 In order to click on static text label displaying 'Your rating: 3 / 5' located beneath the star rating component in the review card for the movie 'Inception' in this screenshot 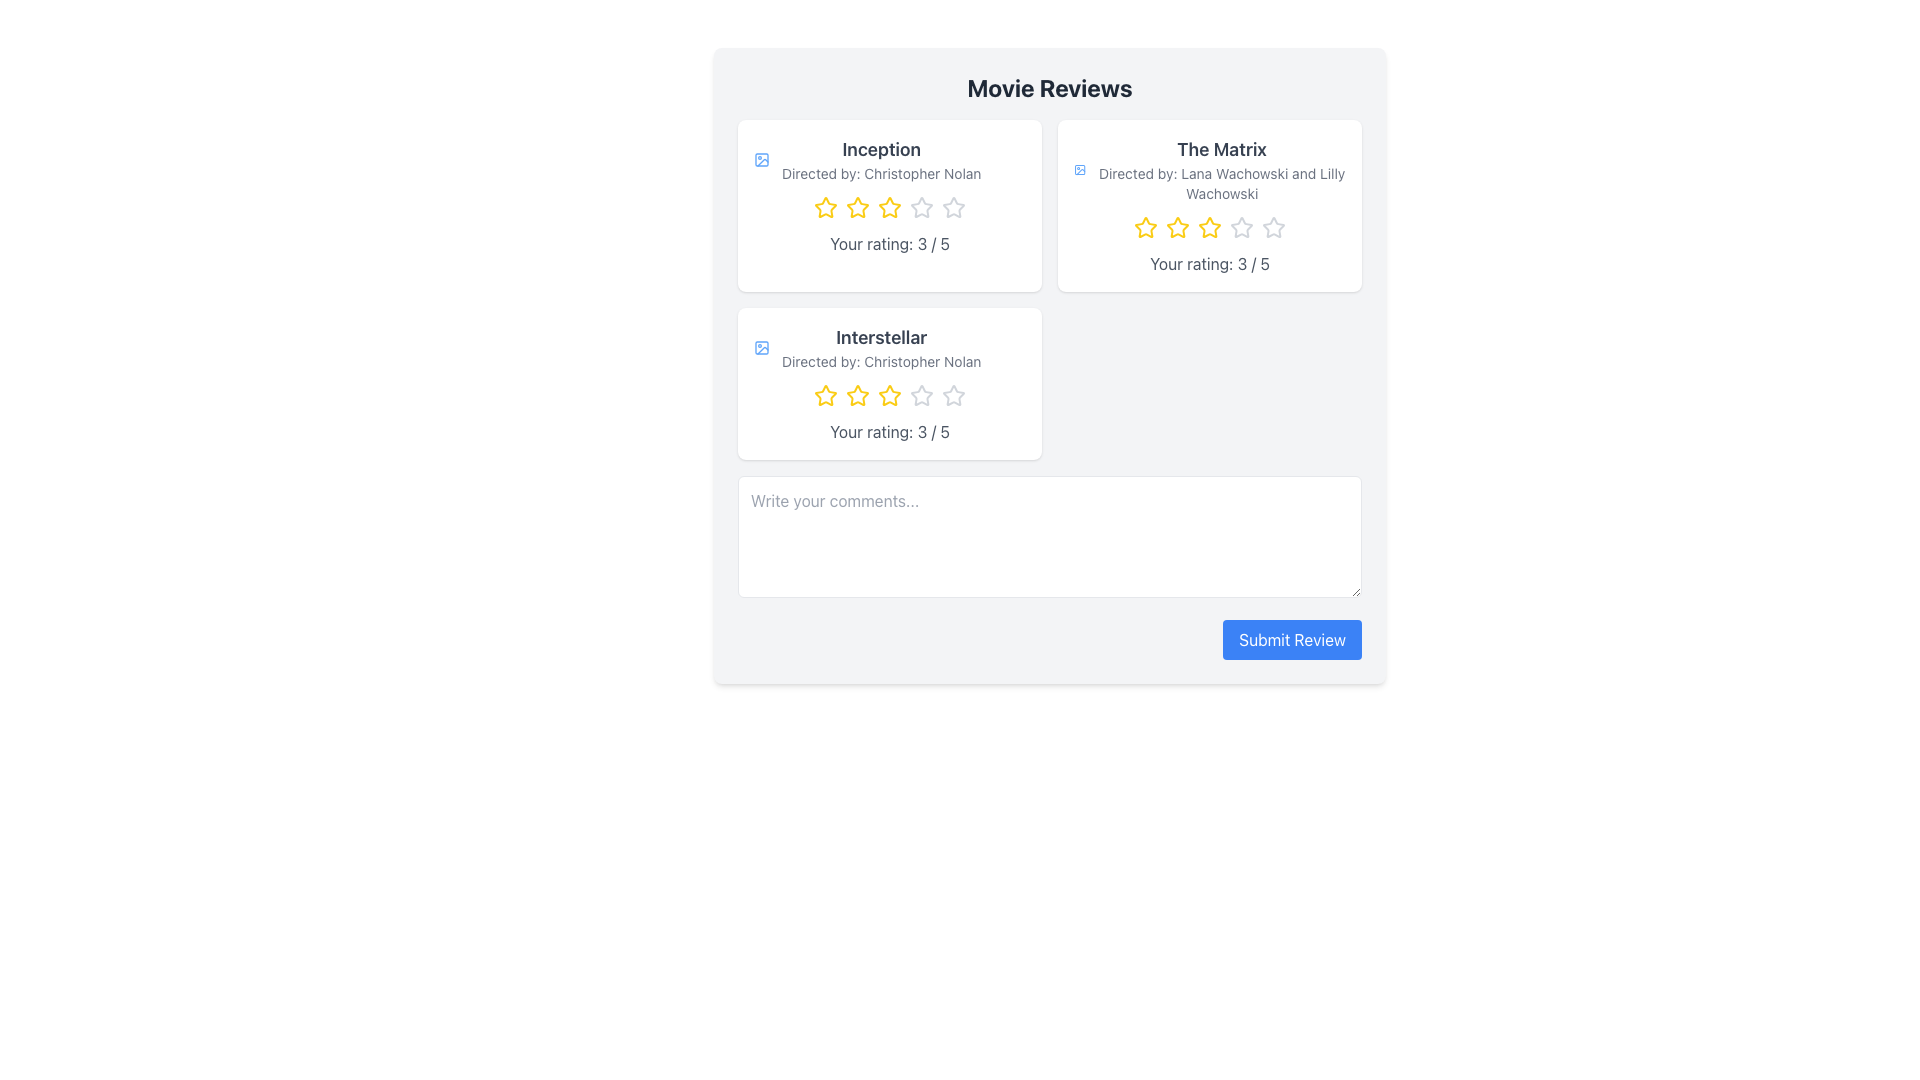, I will do `click(888, 242)`.